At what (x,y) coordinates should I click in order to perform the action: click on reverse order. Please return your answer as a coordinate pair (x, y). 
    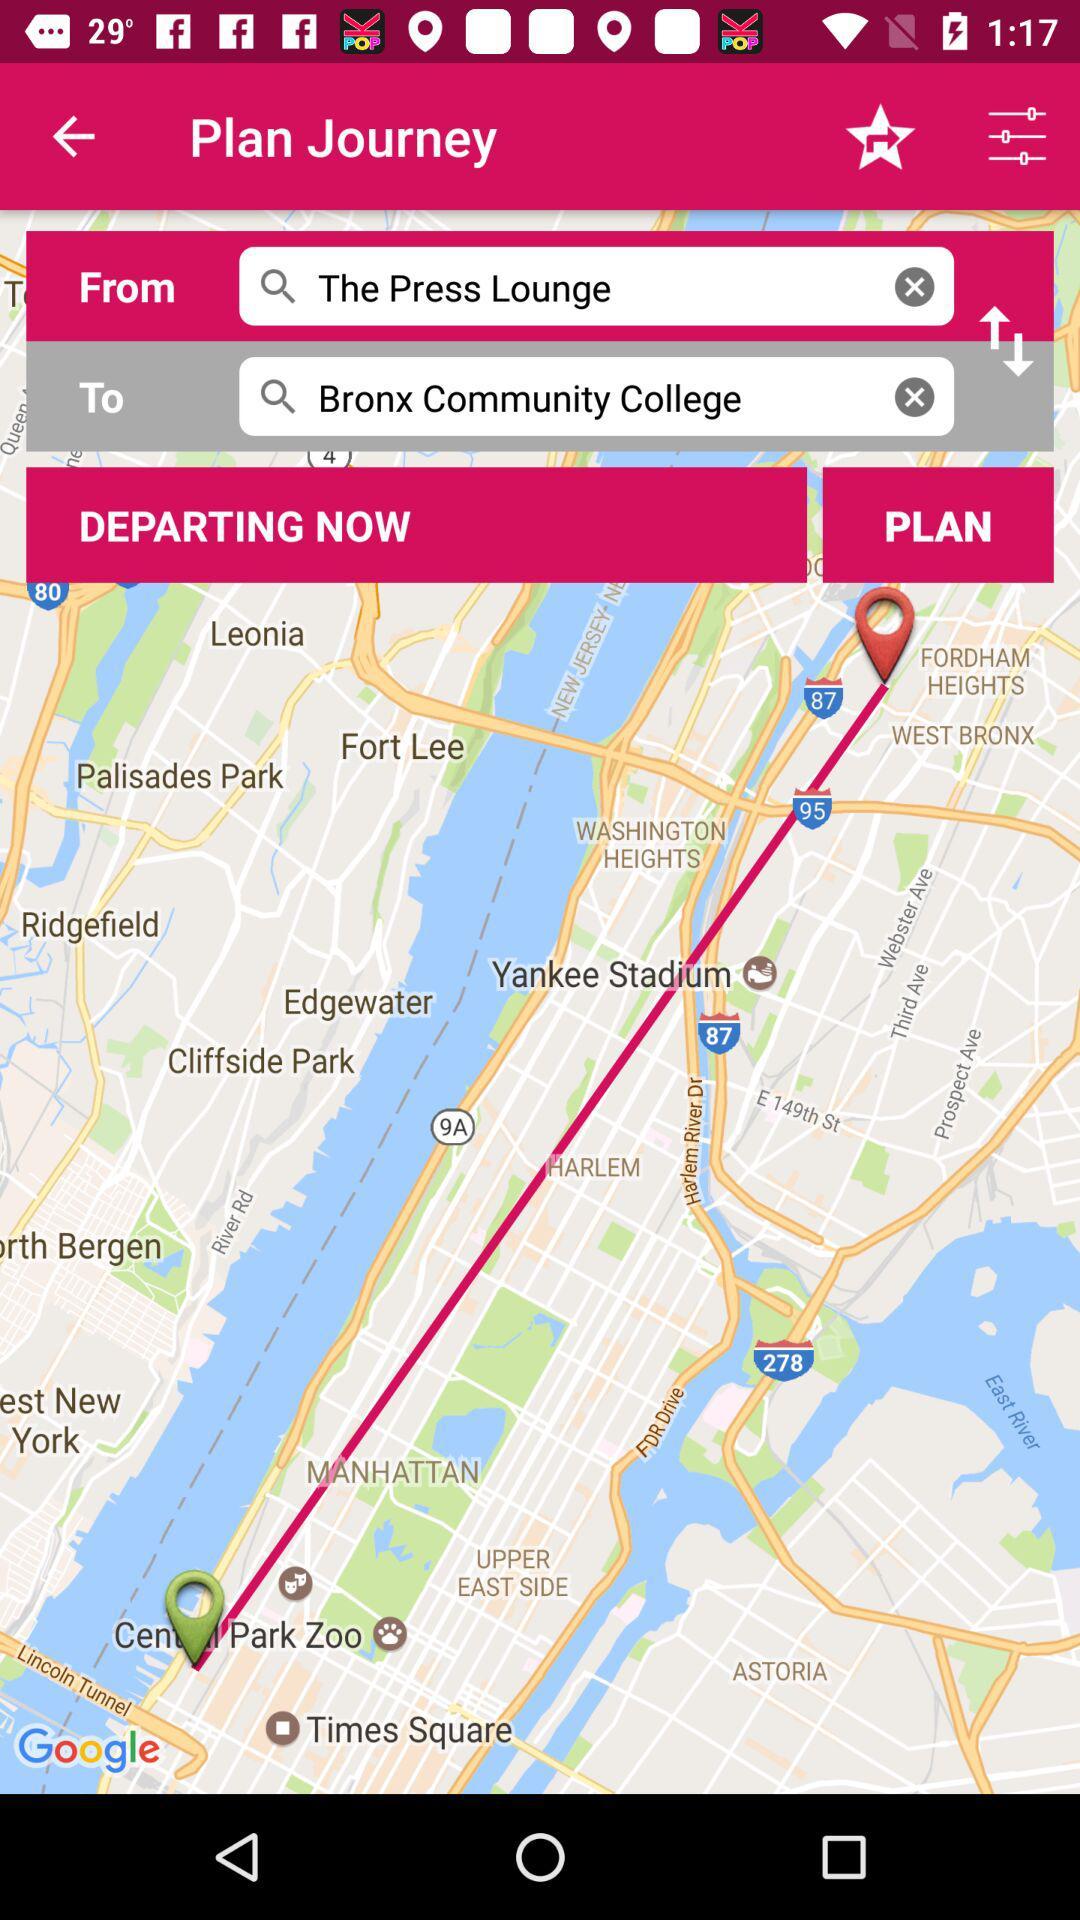
    Looking at the image, I should click on (1006, 341).